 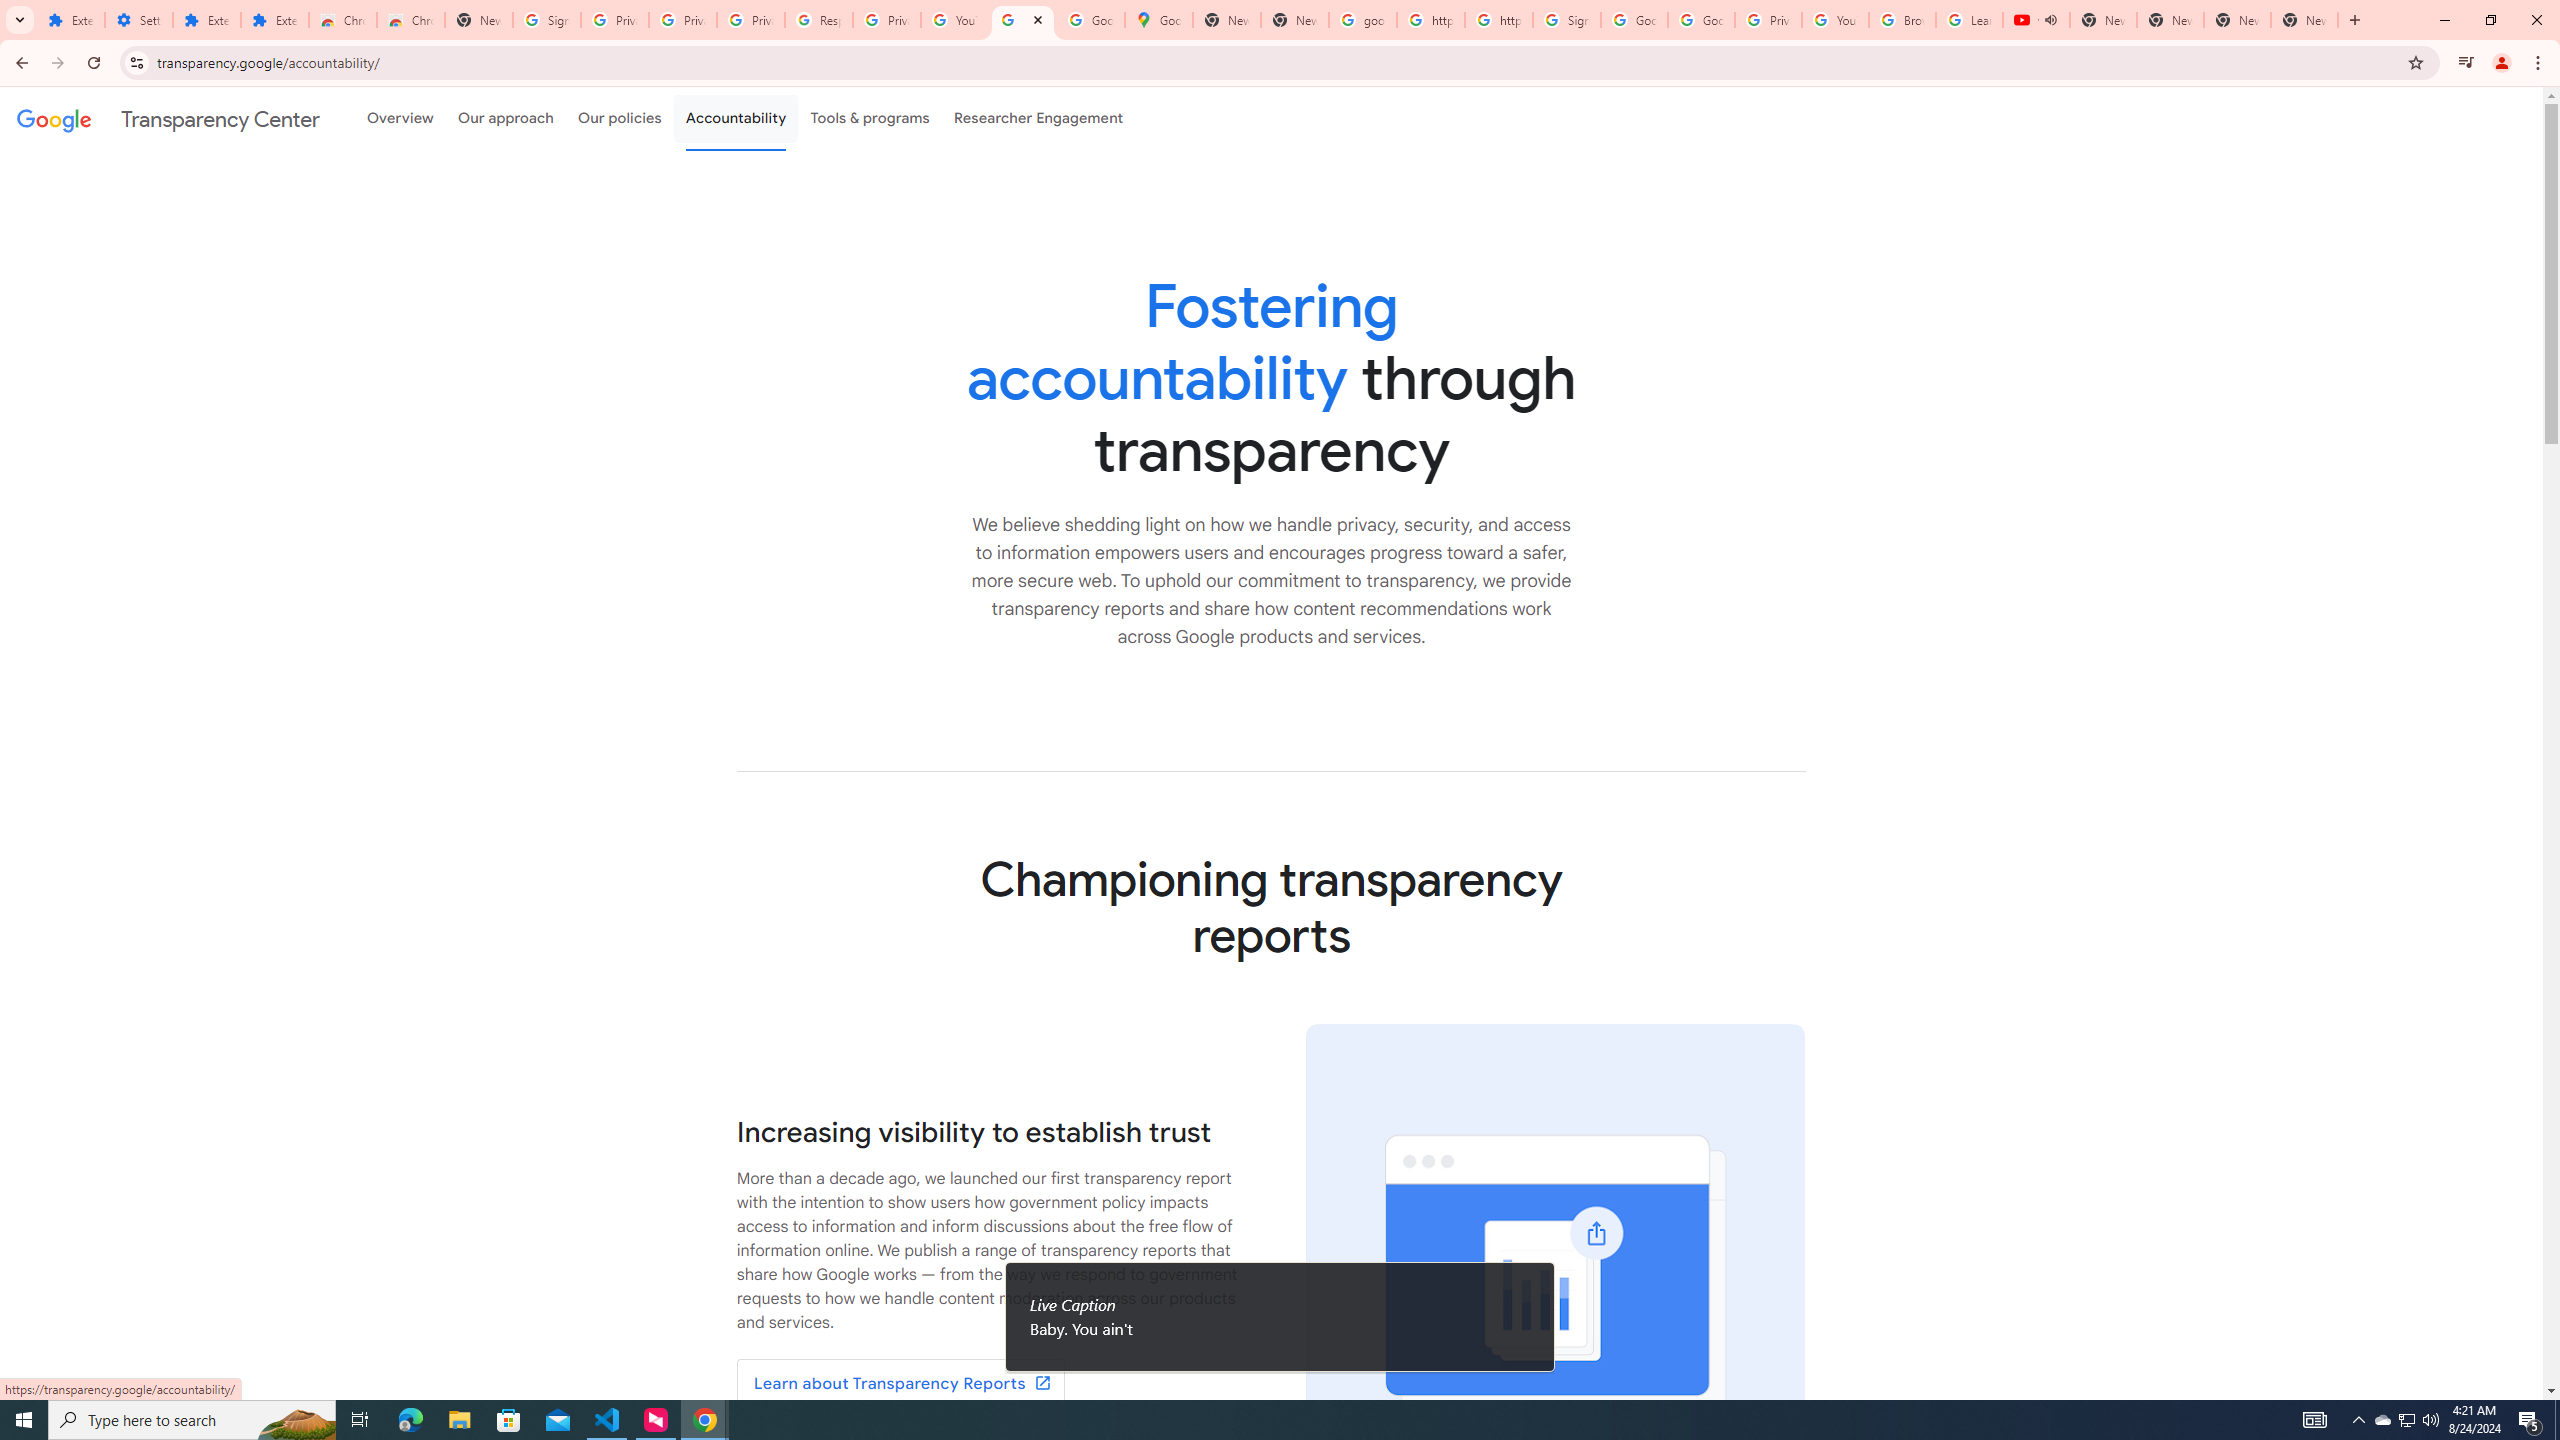 What do you see at coordinates (70, 19) in the screenshot?
I see `'Extensions'` at bounding box center [70, 19].